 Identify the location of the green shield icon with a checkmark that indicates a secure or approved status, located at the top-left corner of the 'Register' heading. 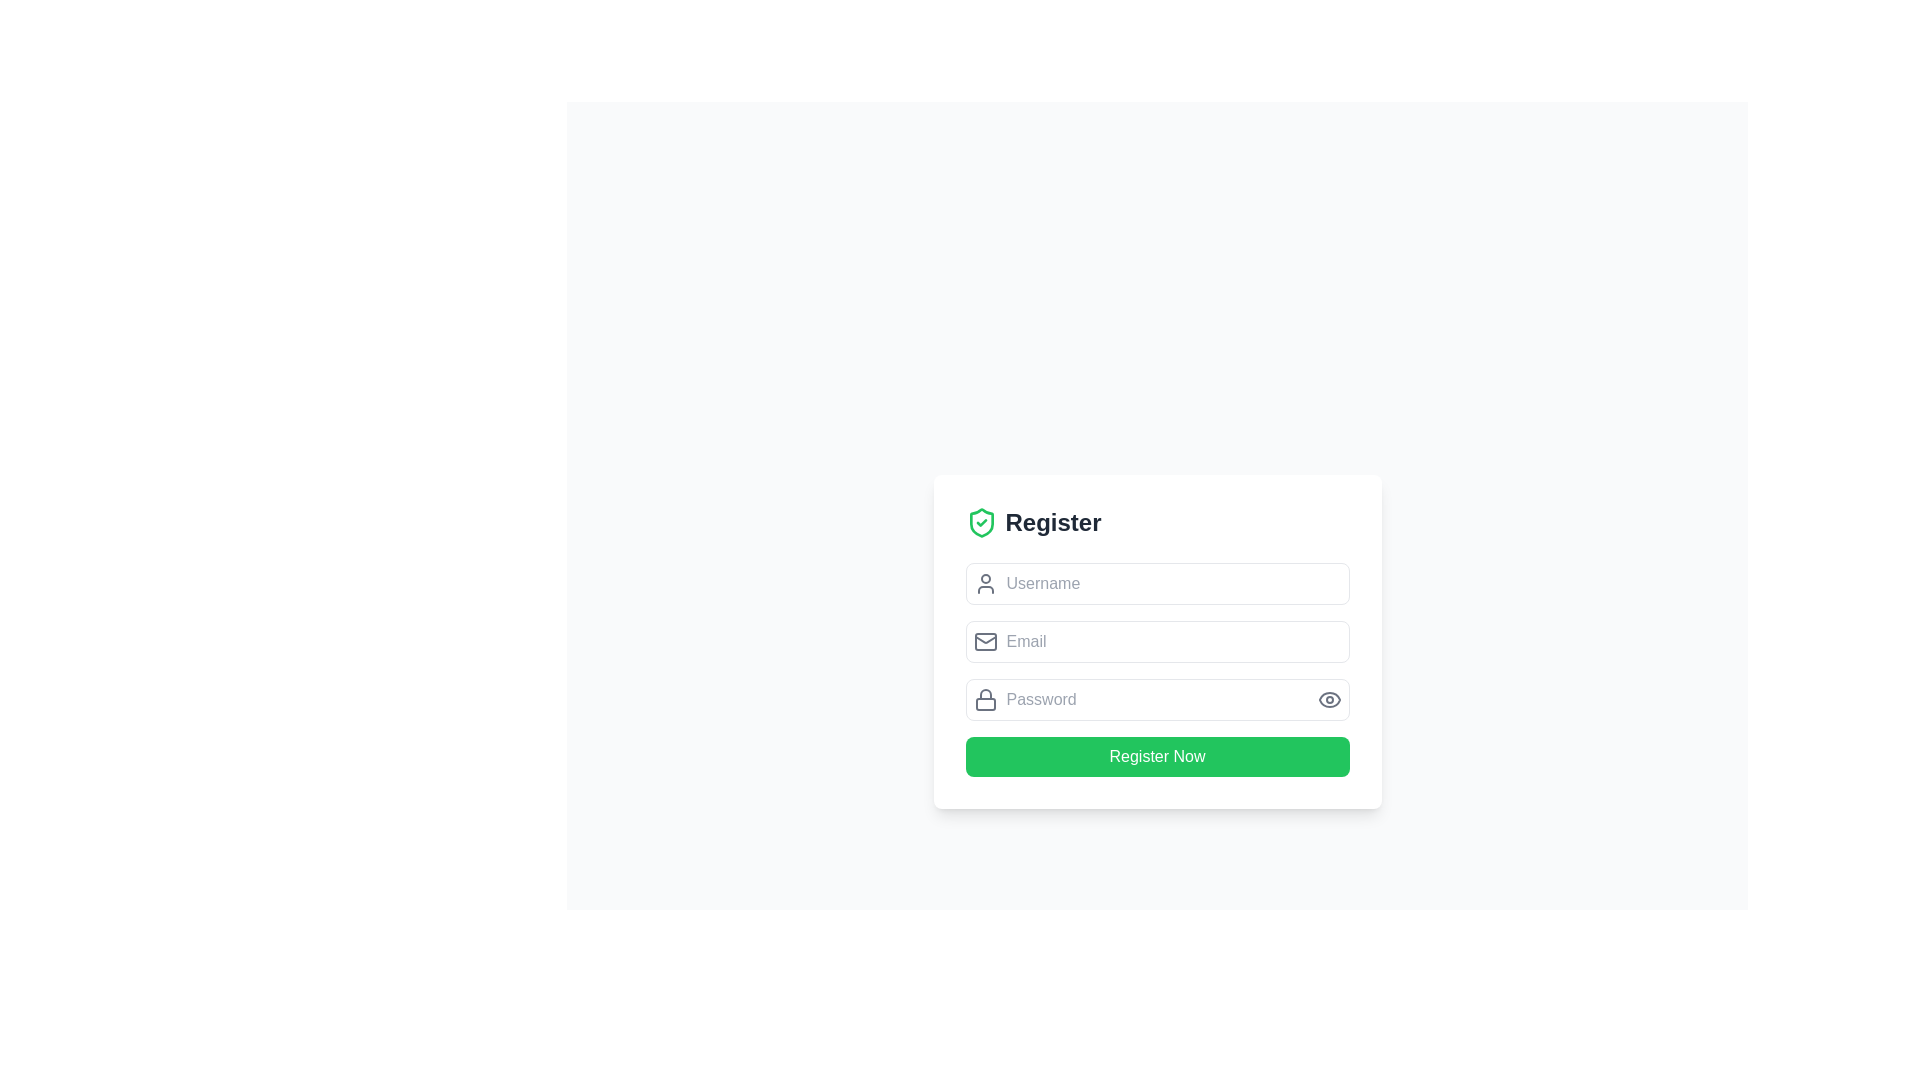
(981, 522).